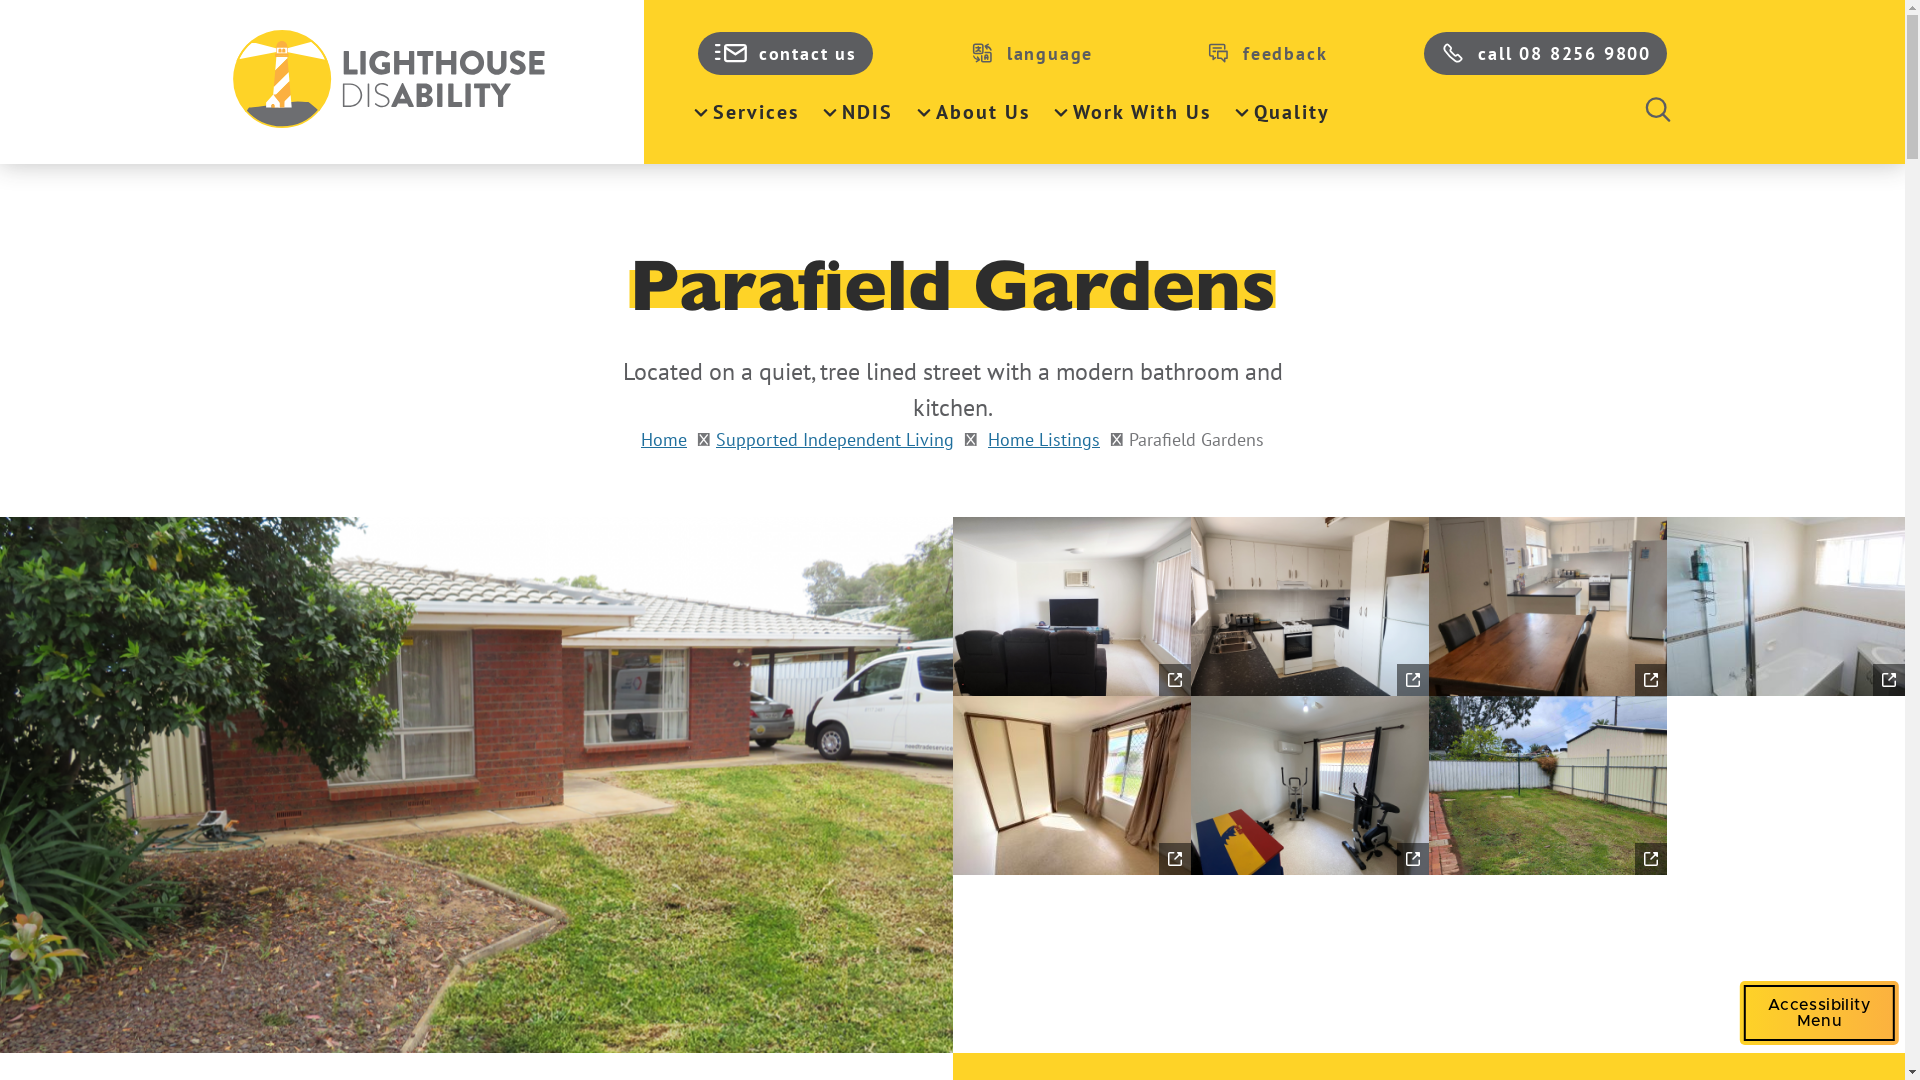  I want to click on 'About Us', so click(973, 112).